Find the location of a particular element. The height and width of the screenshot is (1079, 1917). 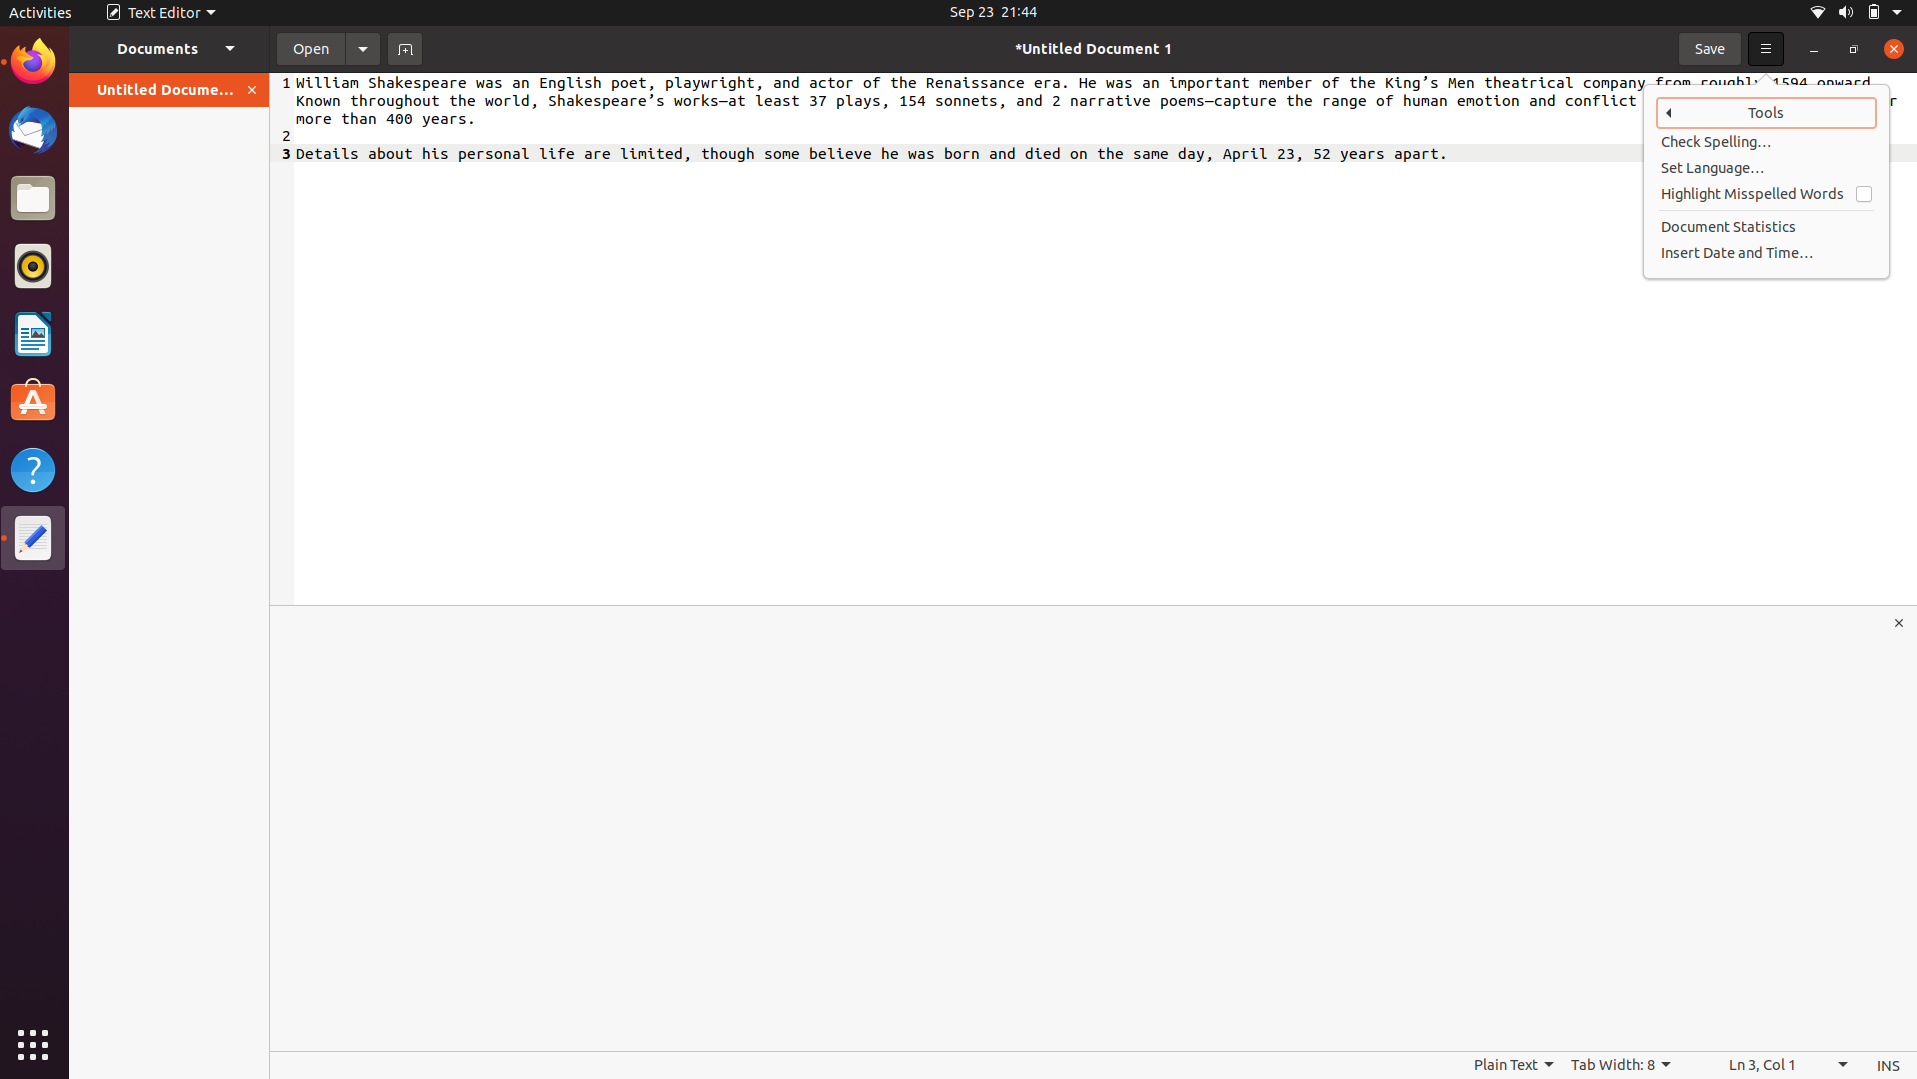

Activate the file time.docx is located at coordinates (307, 47).